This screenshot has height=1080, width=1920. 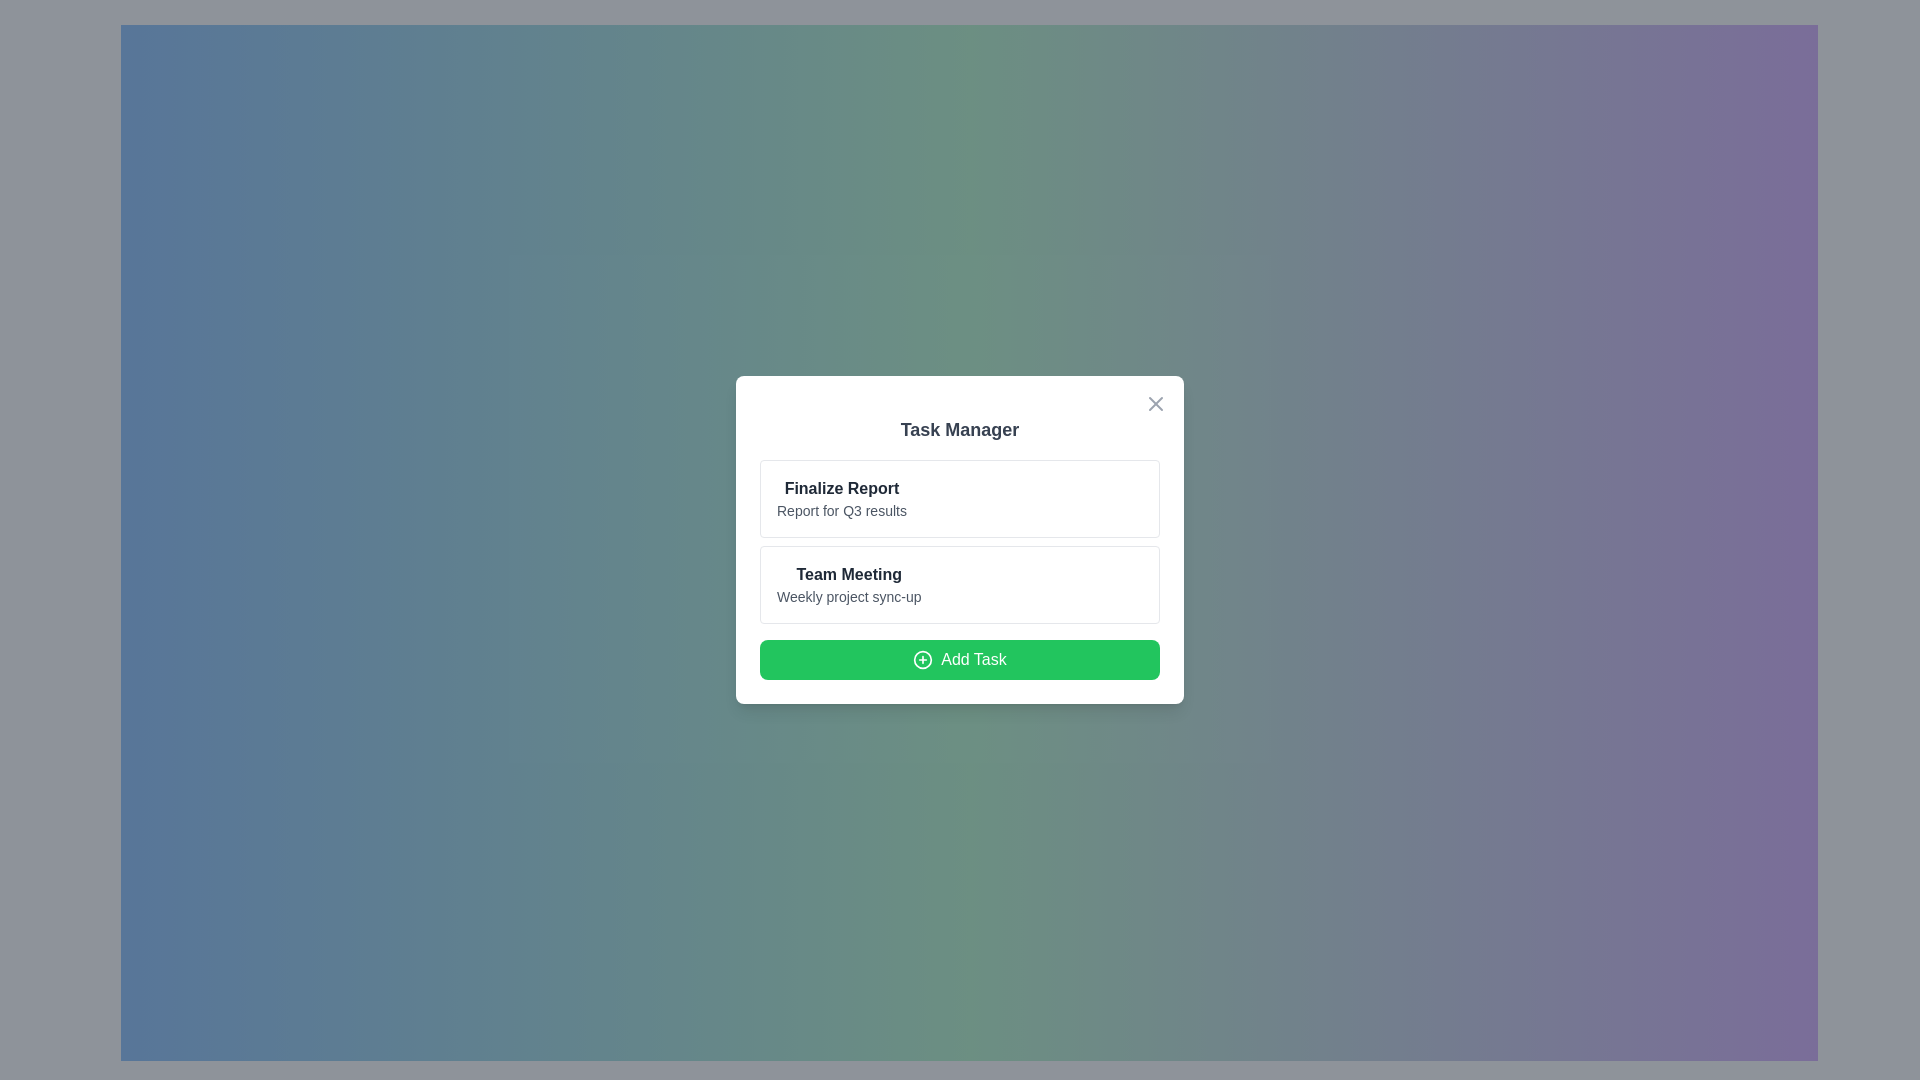 What do you see at coordinates (960, 585) in the screenshot?
I see `the 'Team Meeting' task item in the vertical list of tasks within the centered modal dialog box` at bounding box center [960, 585].